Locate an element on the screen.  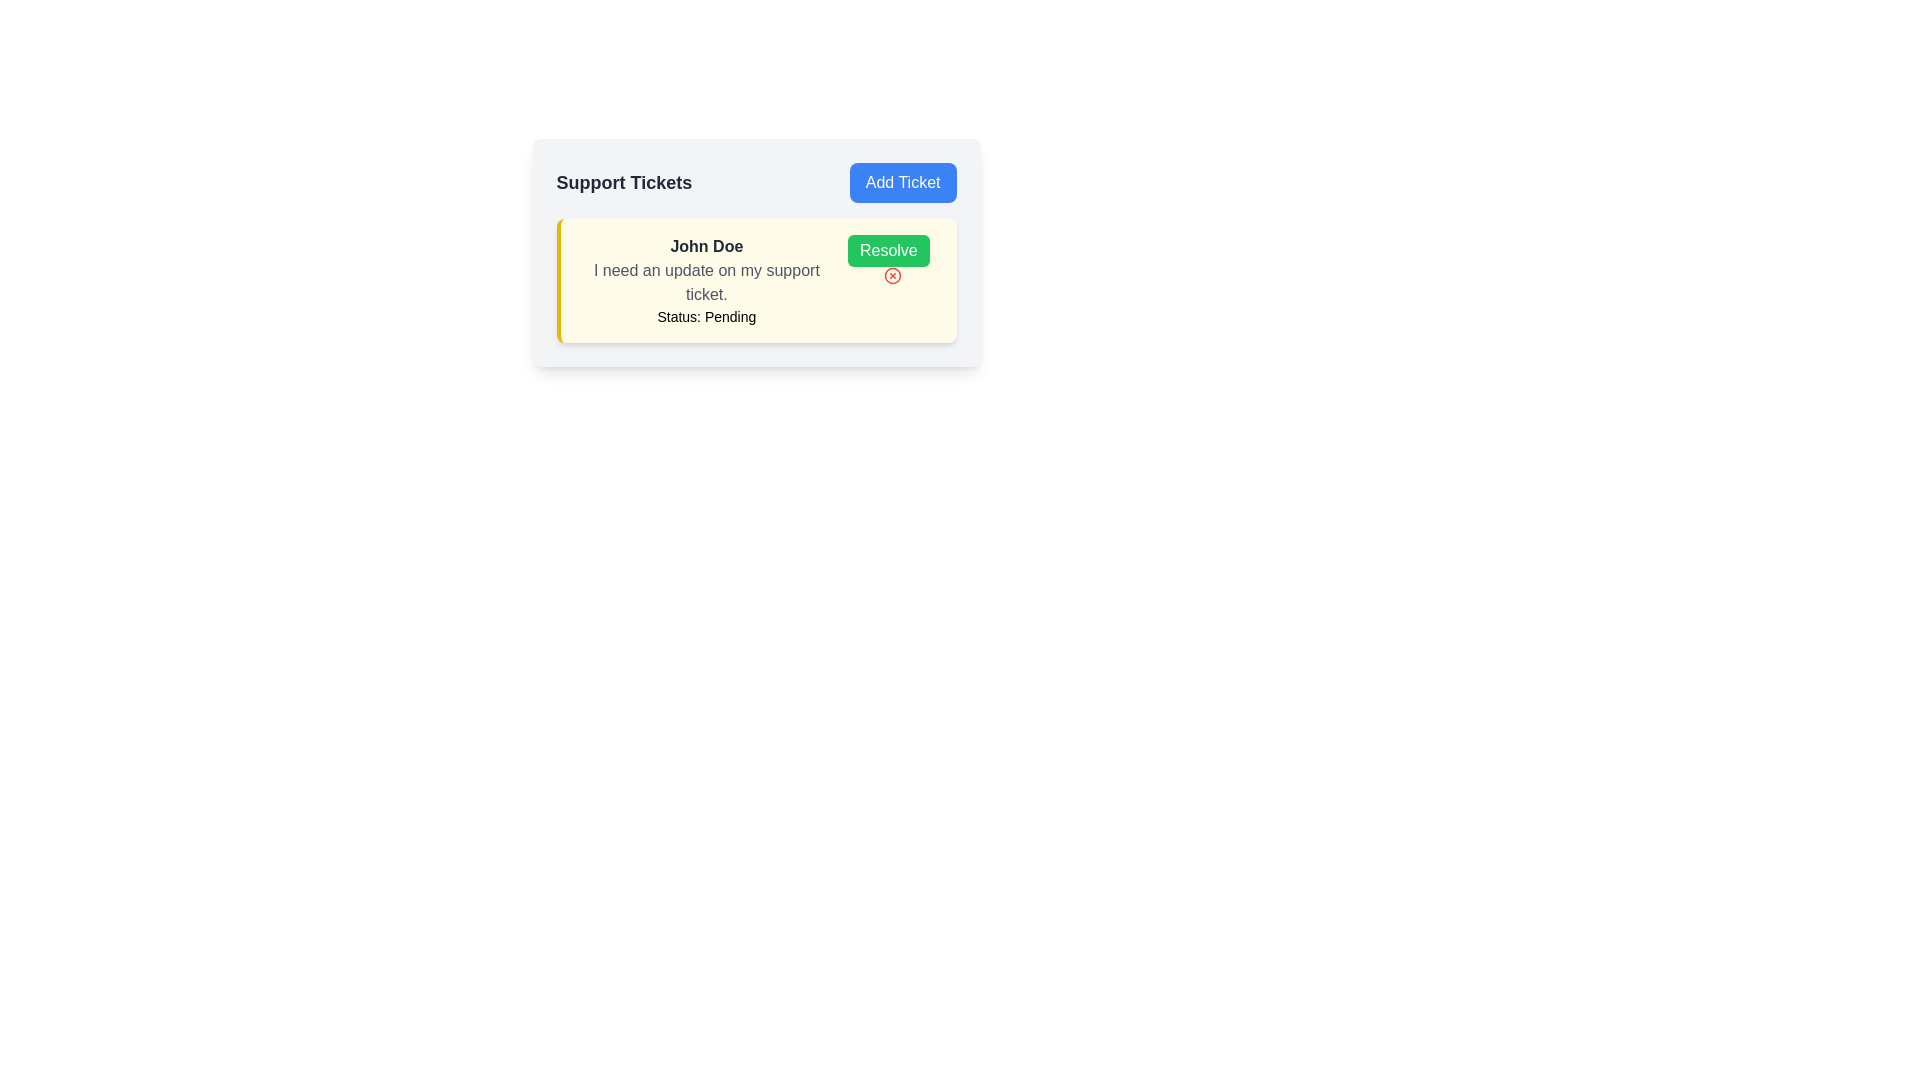
the green 'Resolve' button is located at coordinates (887, 249).